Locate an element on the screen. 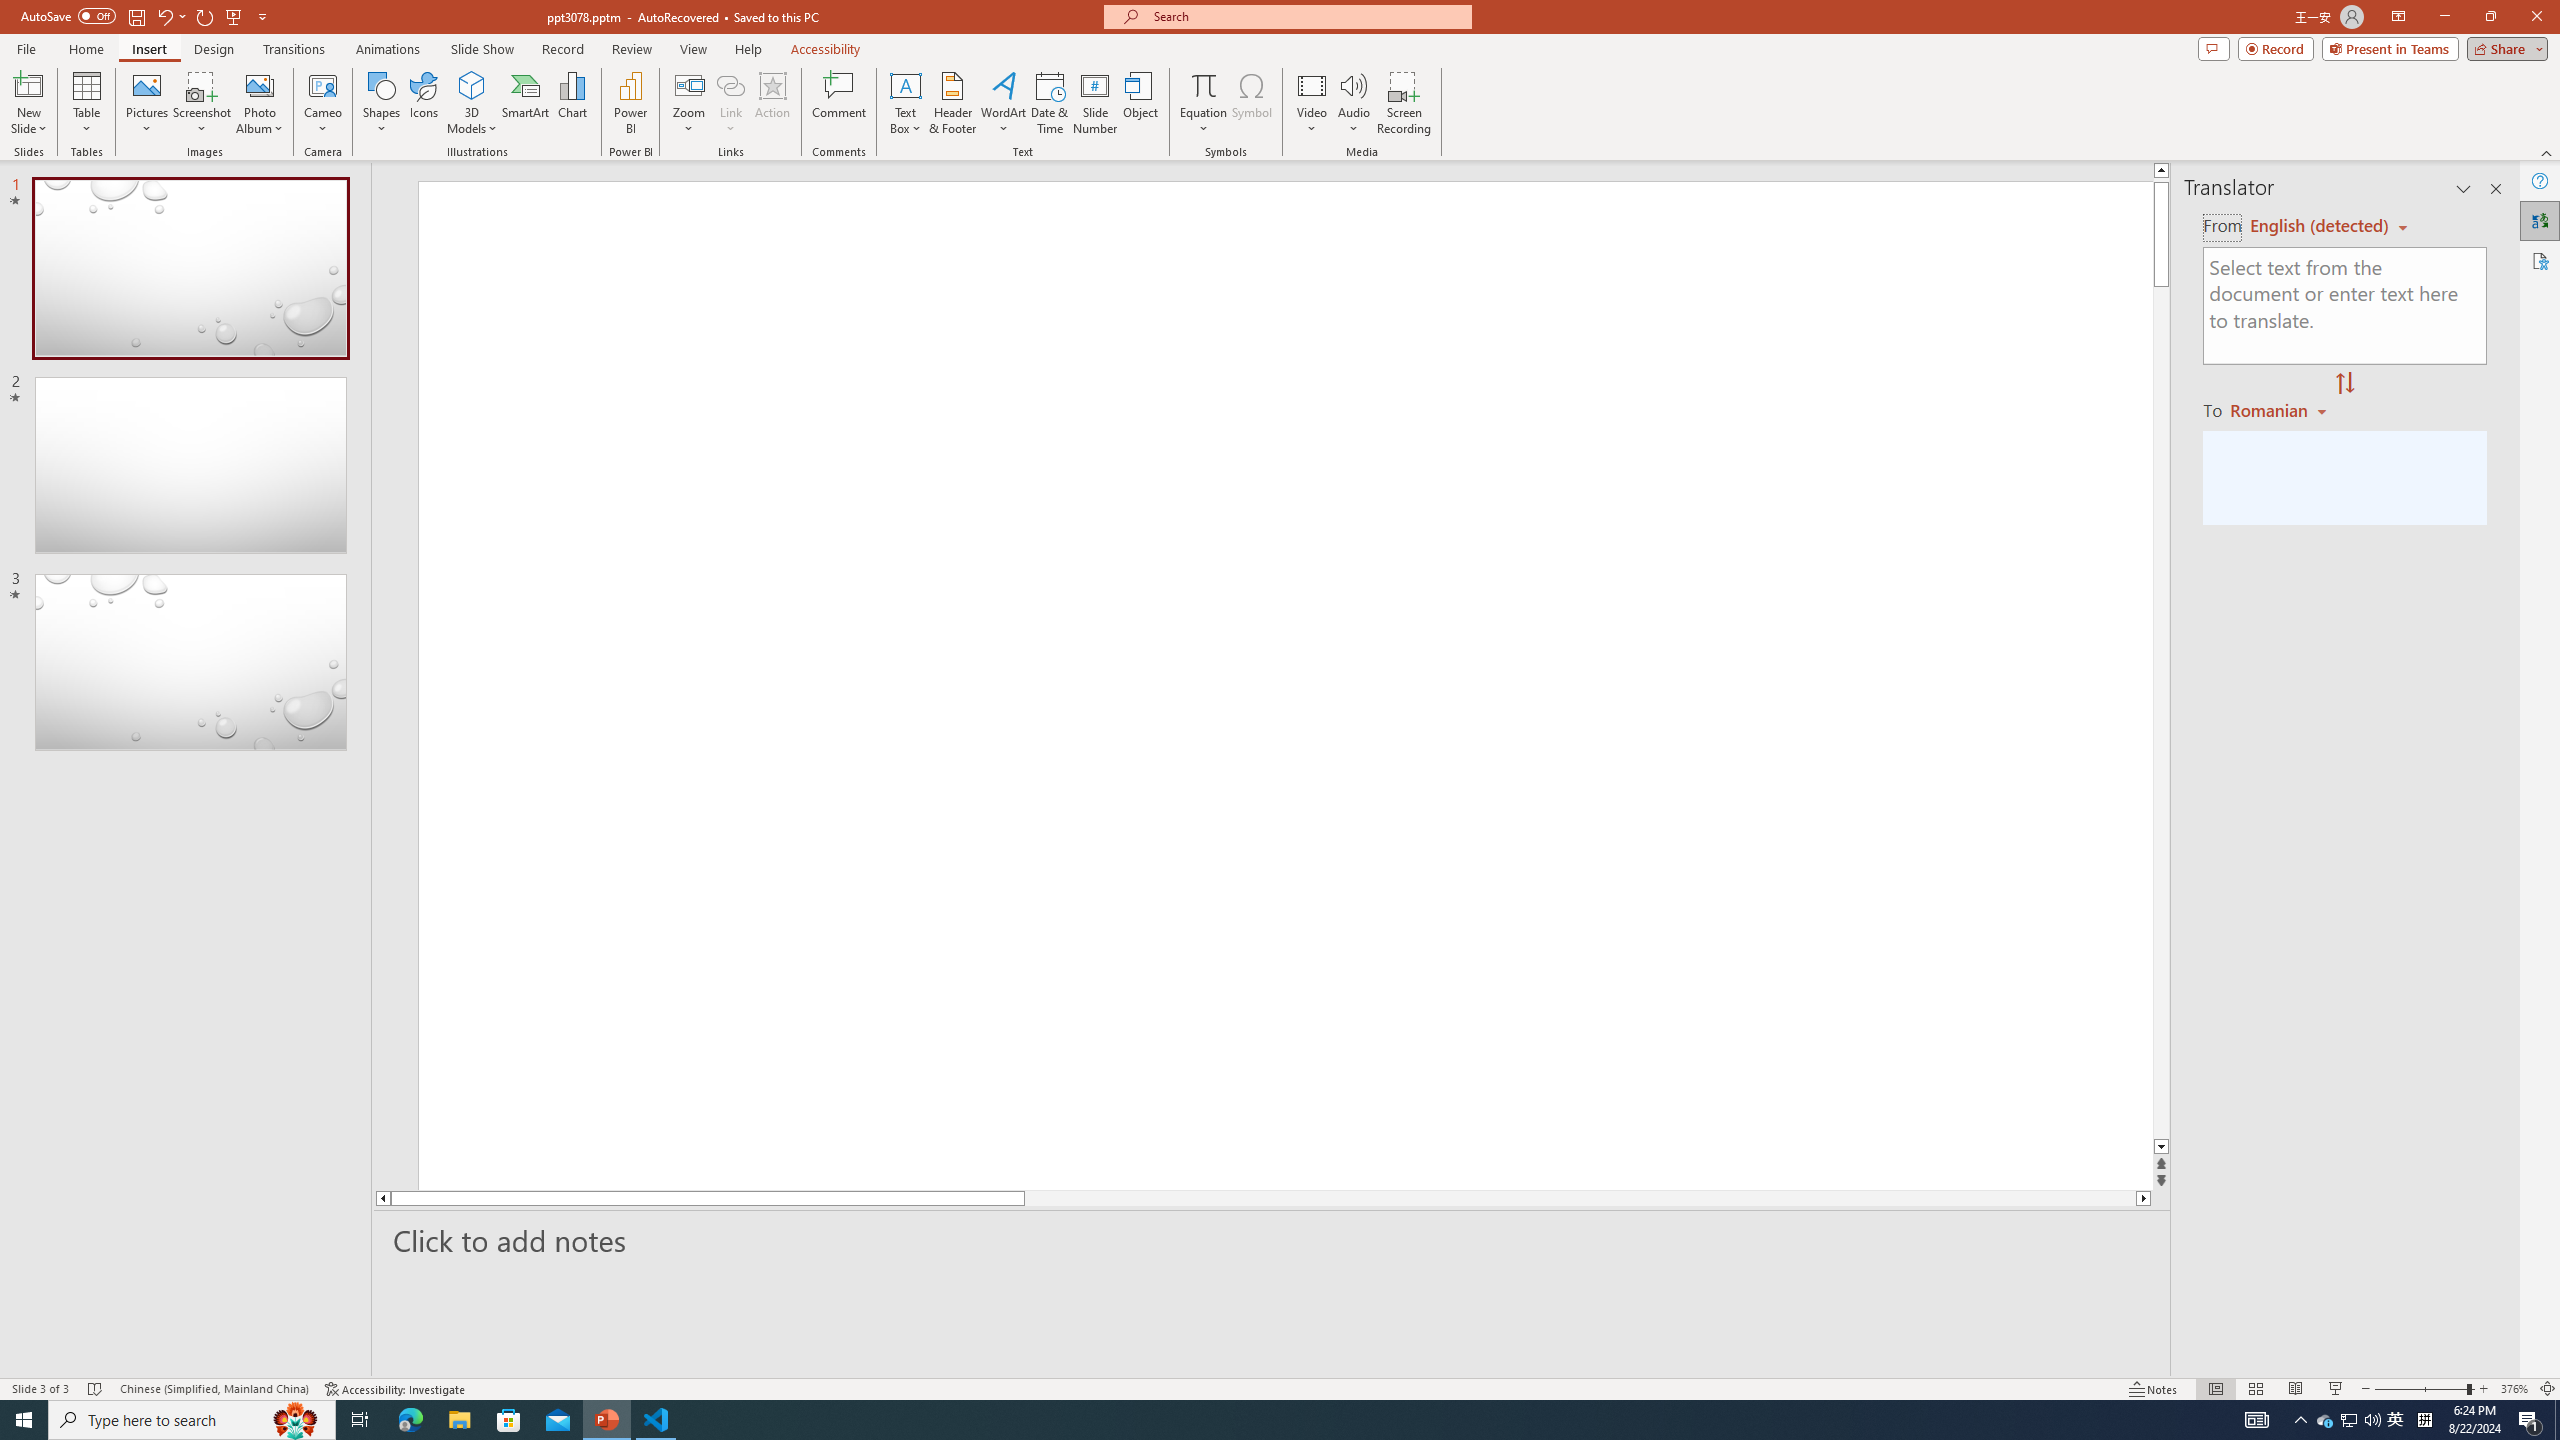 The image size is (2560, 1440). 'Icons' is located at coordinates (423, 103).